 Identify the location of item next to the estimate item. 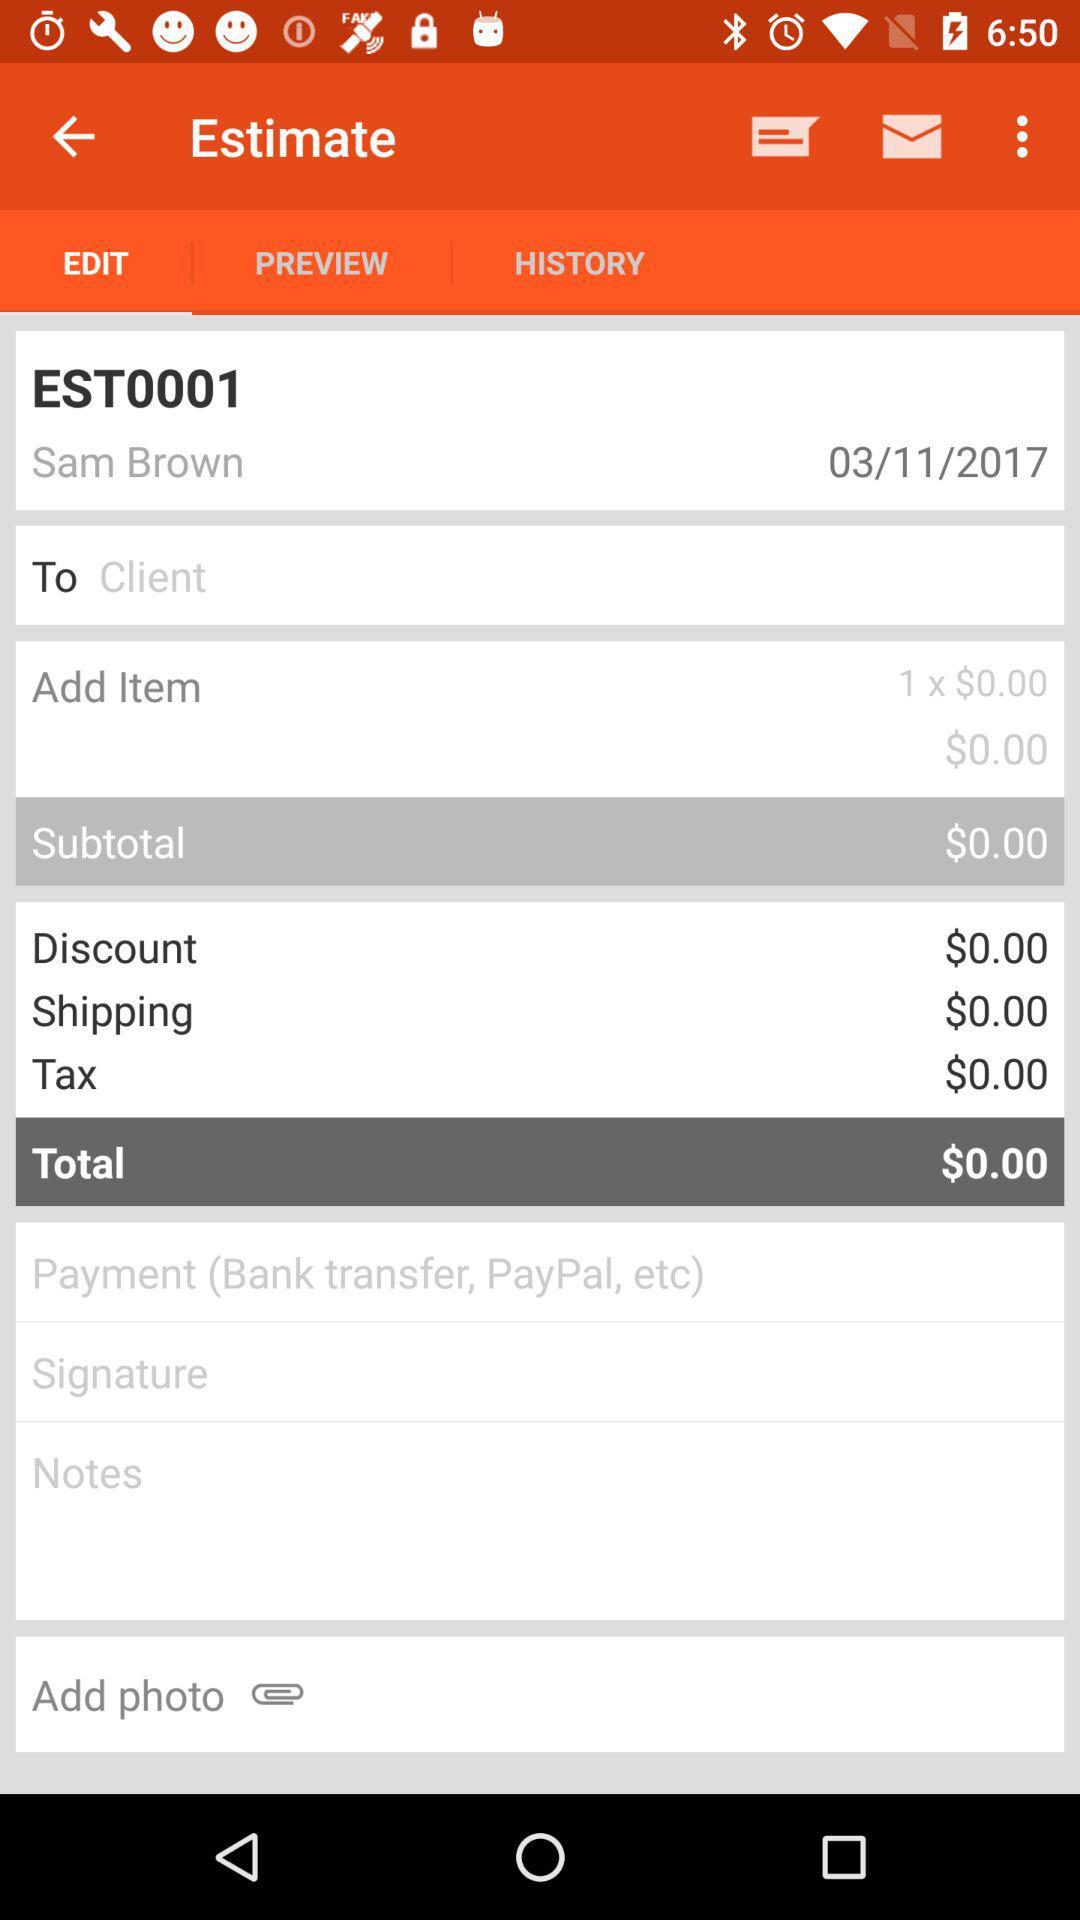
(72, 135).